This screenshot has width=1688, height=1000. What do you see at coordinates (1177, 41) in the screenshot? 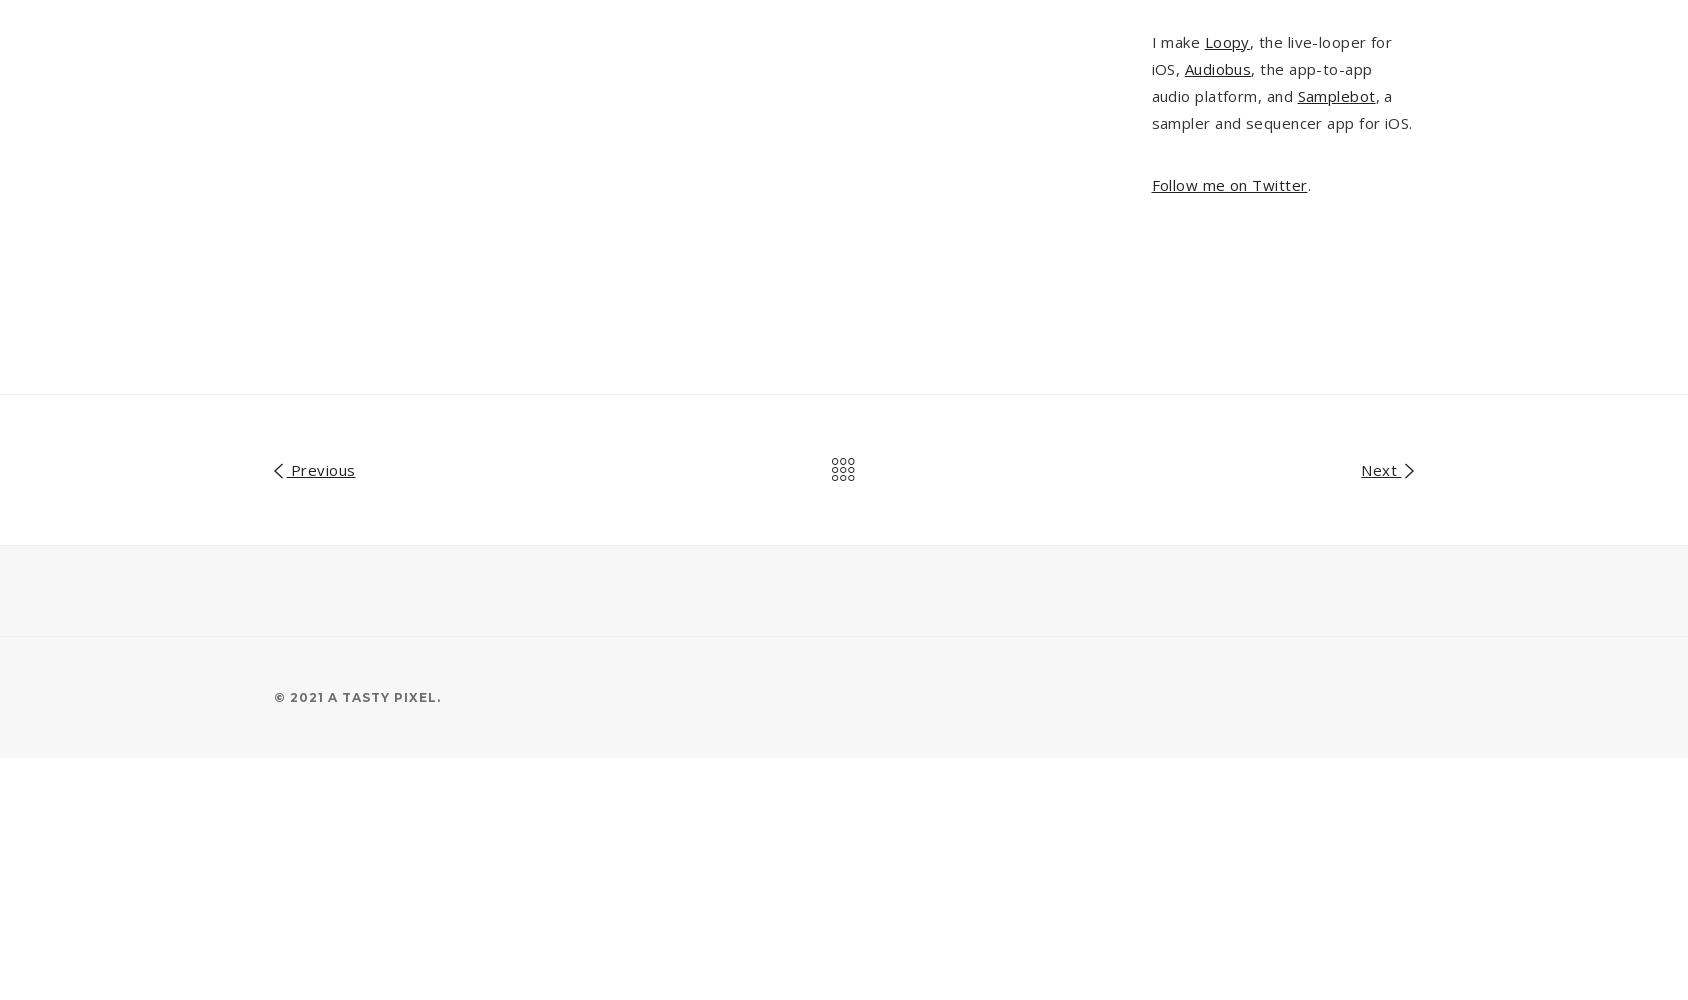
I see `'I make'` at bounding box center [1177, 41].